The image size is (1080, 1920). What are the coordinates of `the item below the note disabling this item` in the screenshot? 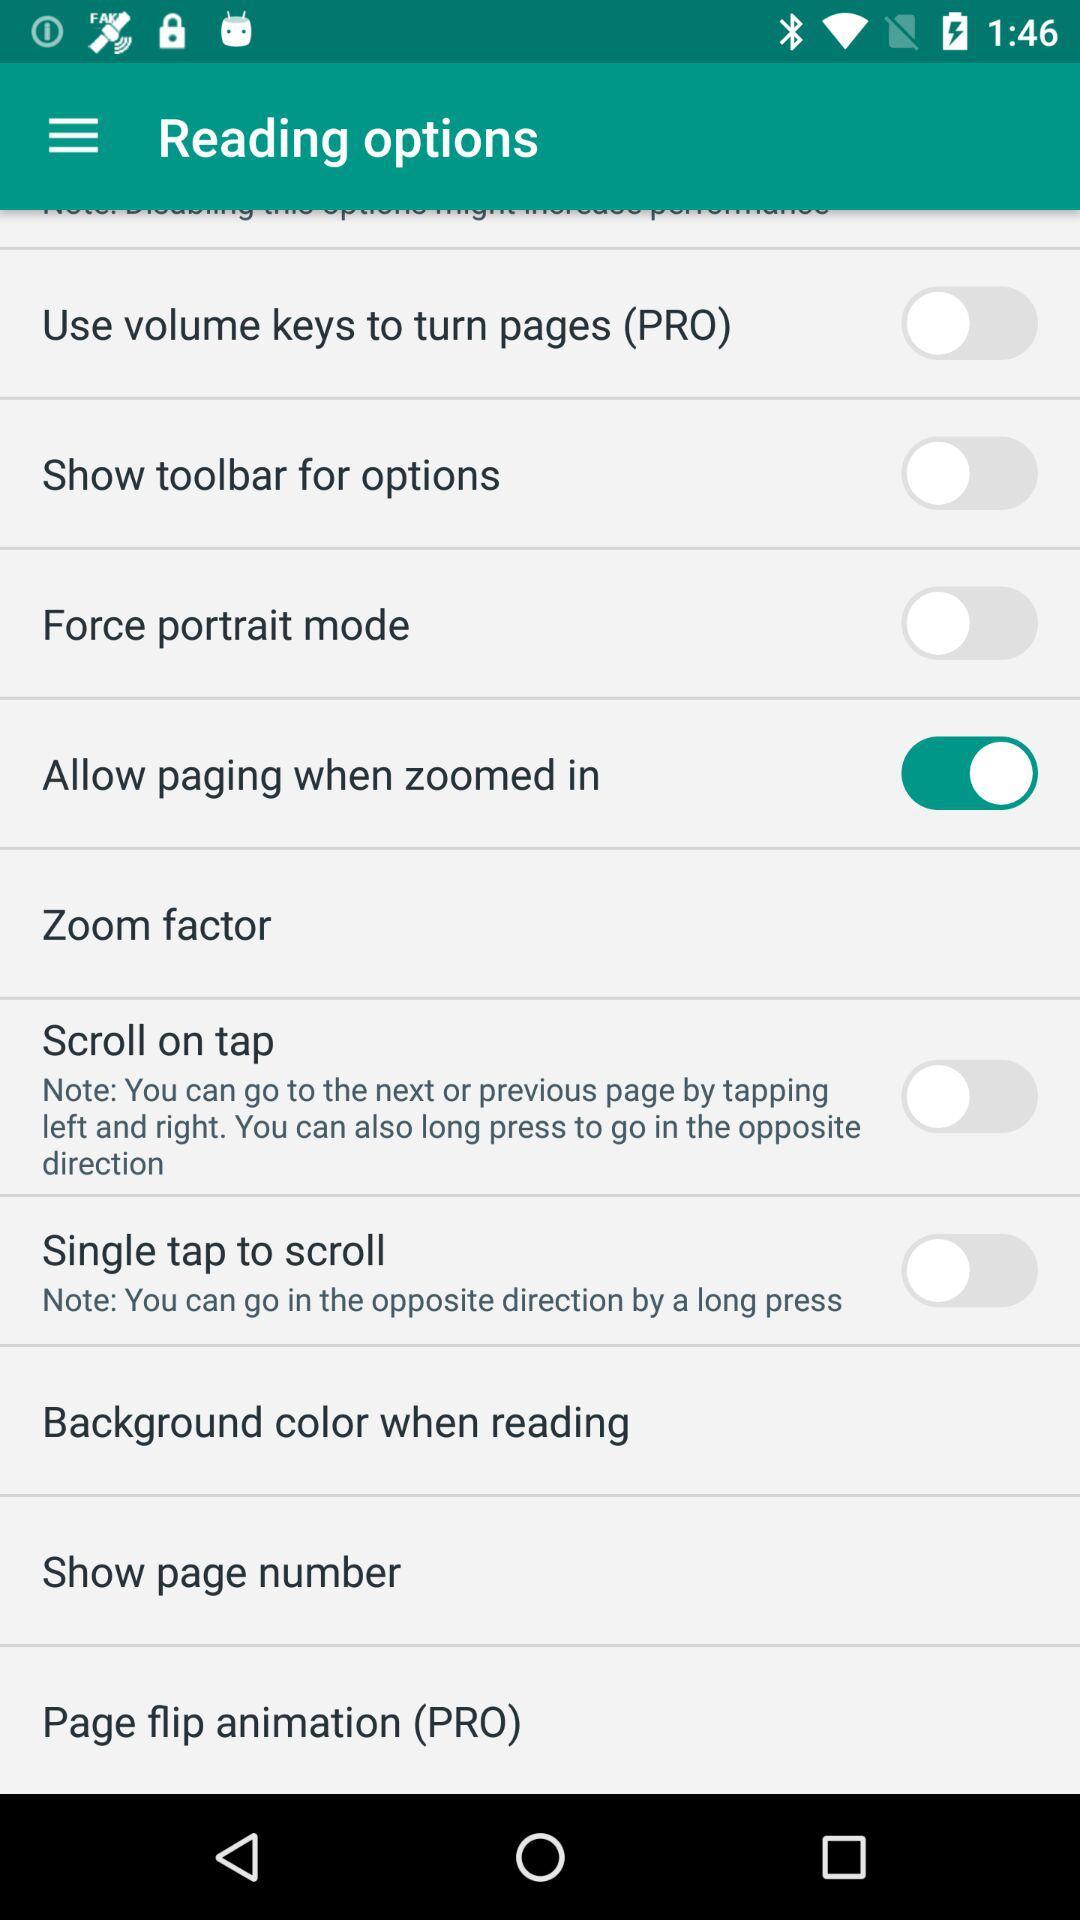 It's located at (386, 323).